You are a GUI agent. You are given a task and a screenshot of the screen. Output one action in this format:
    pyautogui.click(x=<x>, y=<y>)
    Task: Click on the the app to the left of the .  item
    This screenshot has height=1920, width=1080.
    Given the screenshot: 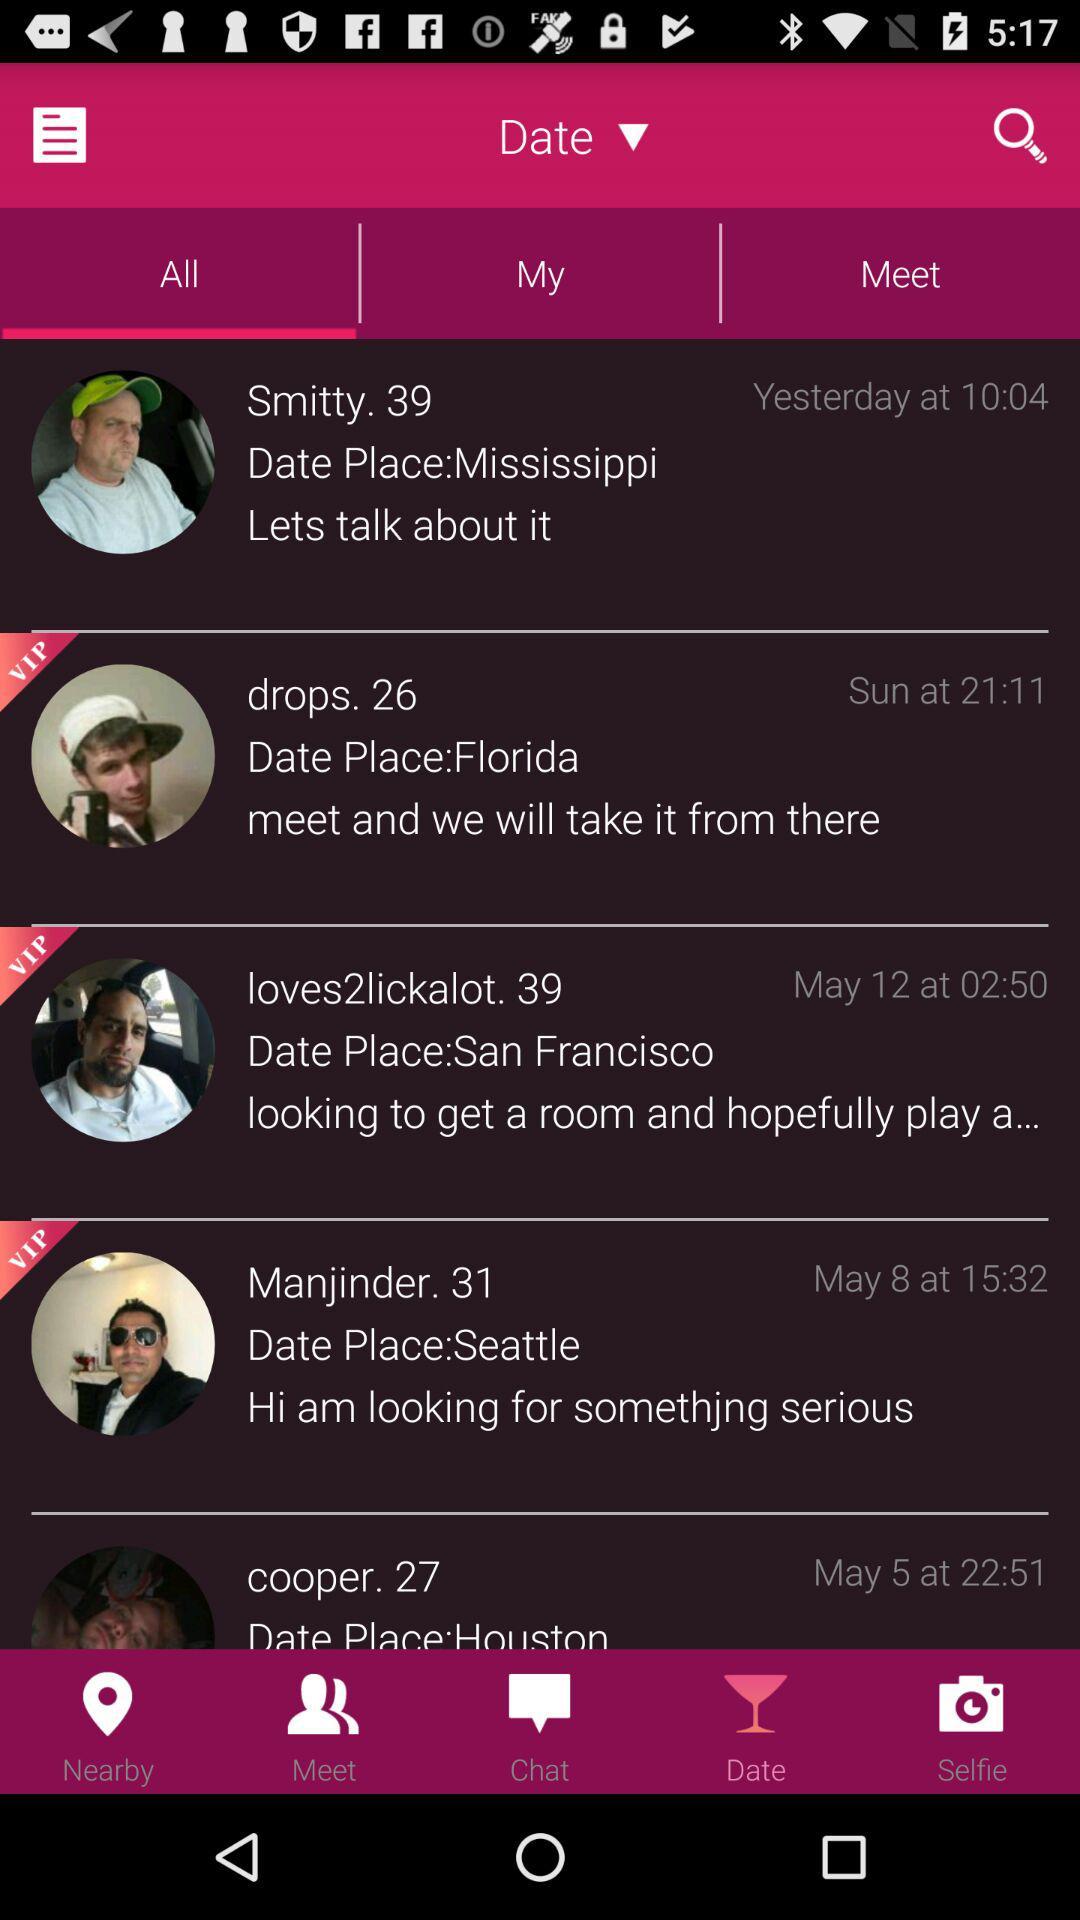 What is the action you would take?
    pyautogui.click(x=306, y=398)
    